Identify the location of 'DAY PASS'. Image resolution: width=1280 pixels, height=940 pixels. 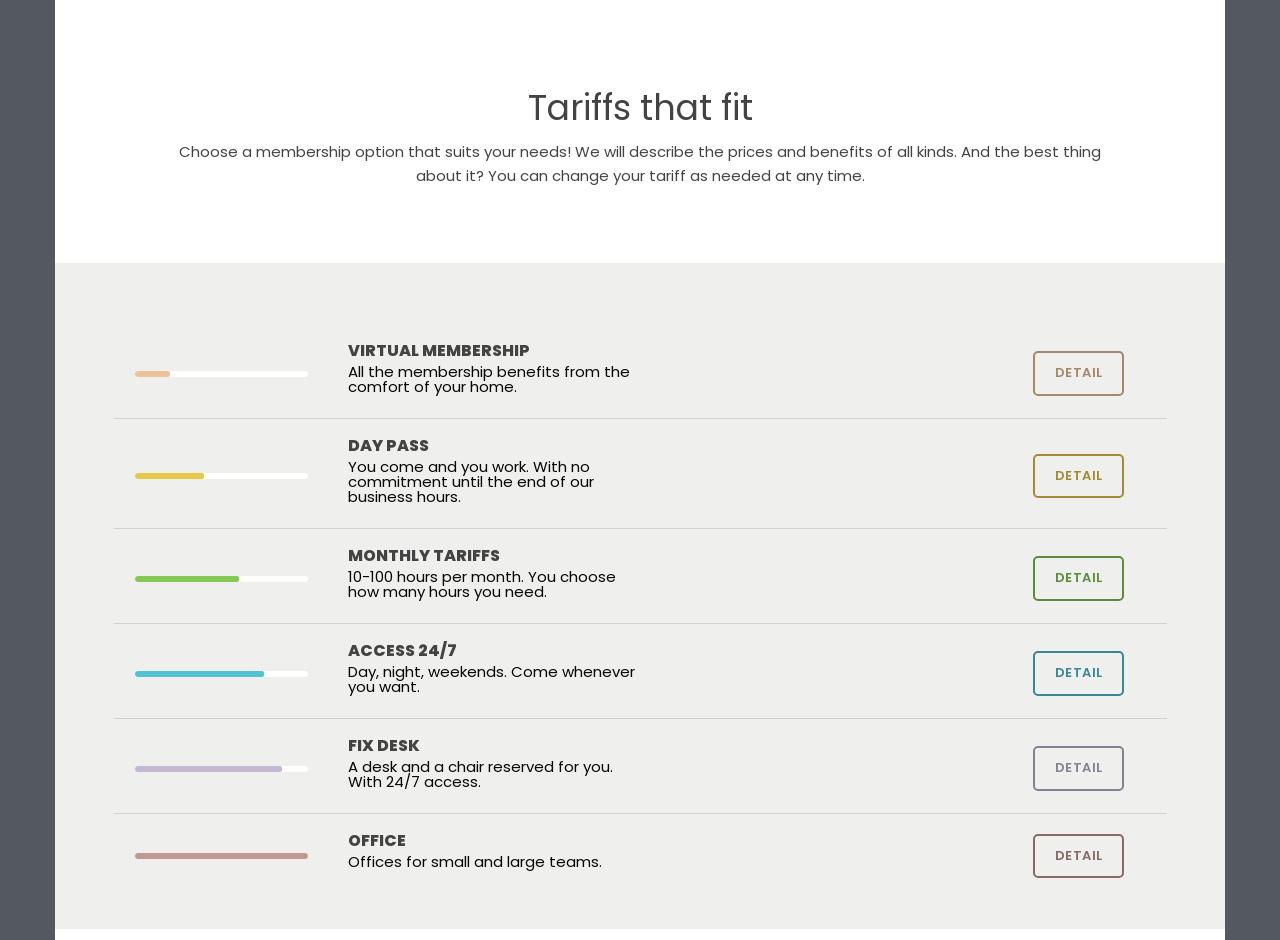
(347, 444).